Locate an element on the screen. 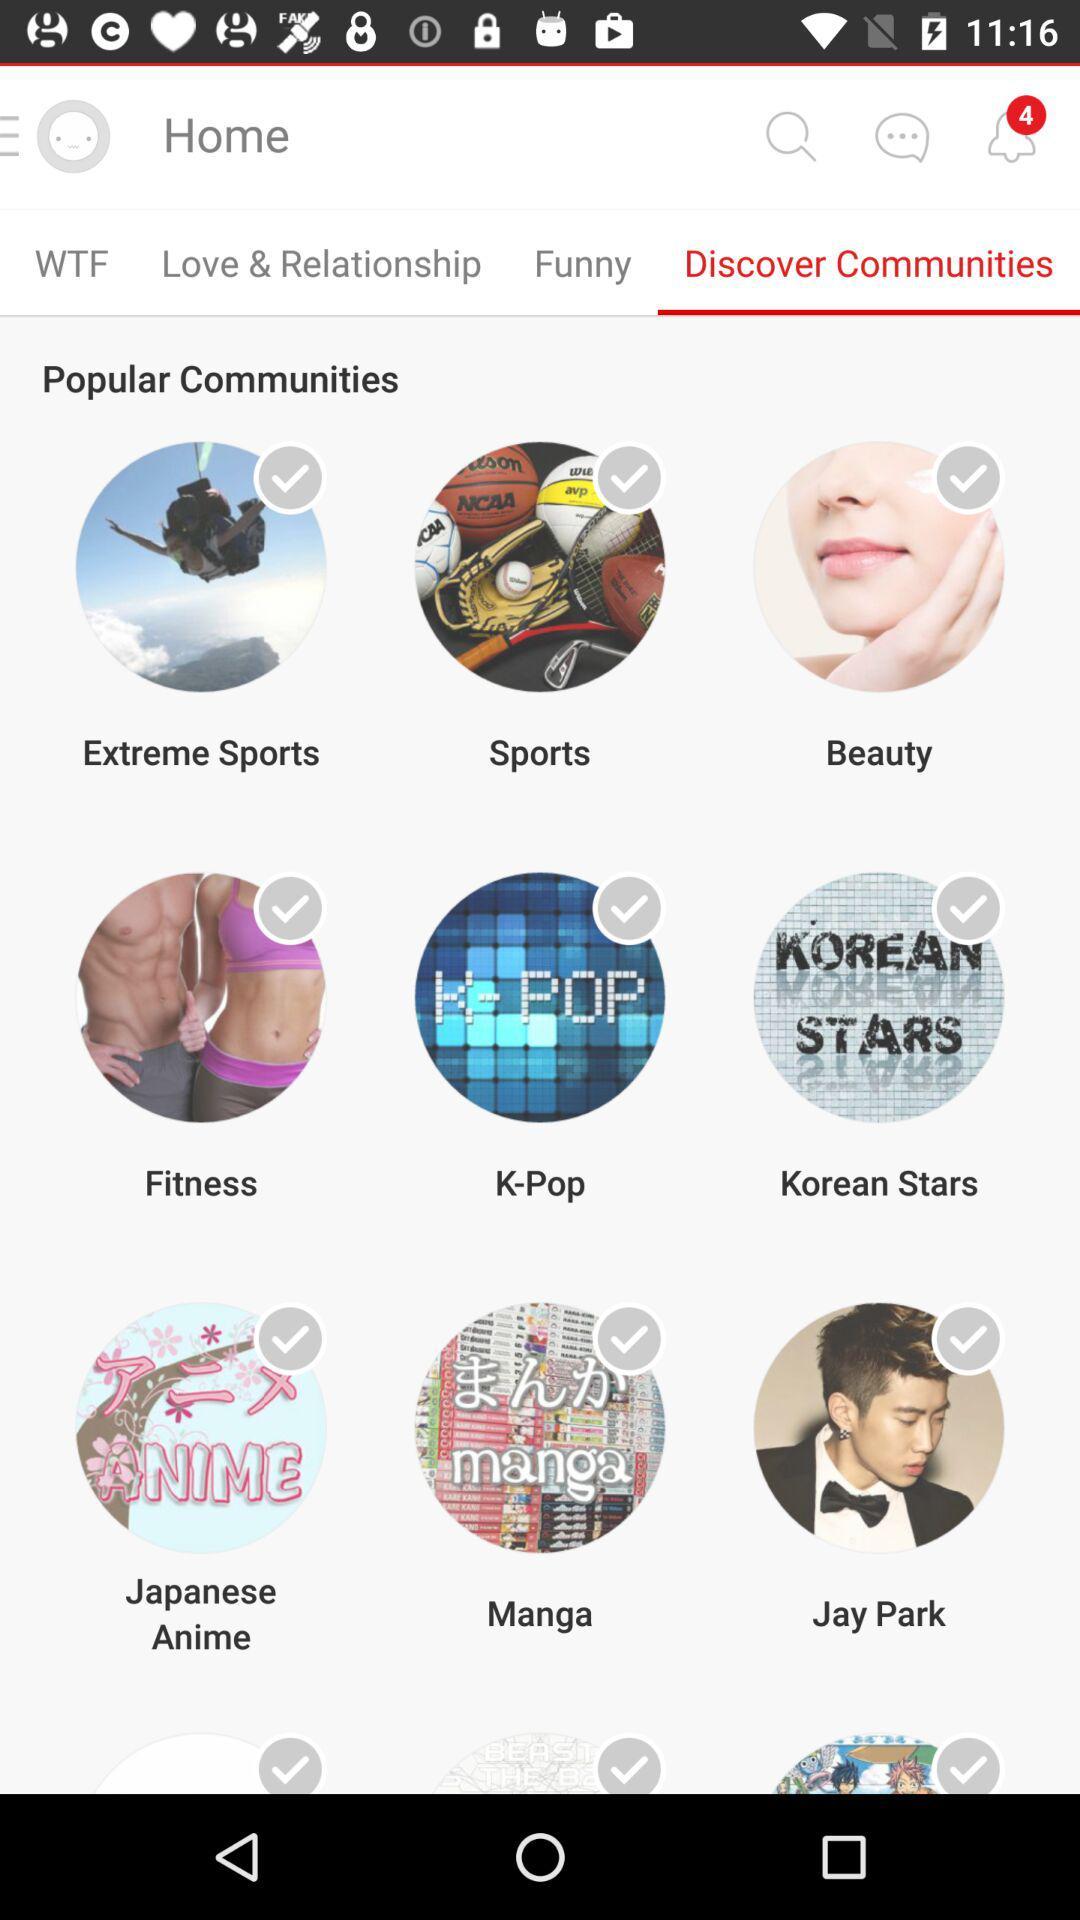  check or uncheck from specific popular communities is located at coordinates (628, 476).